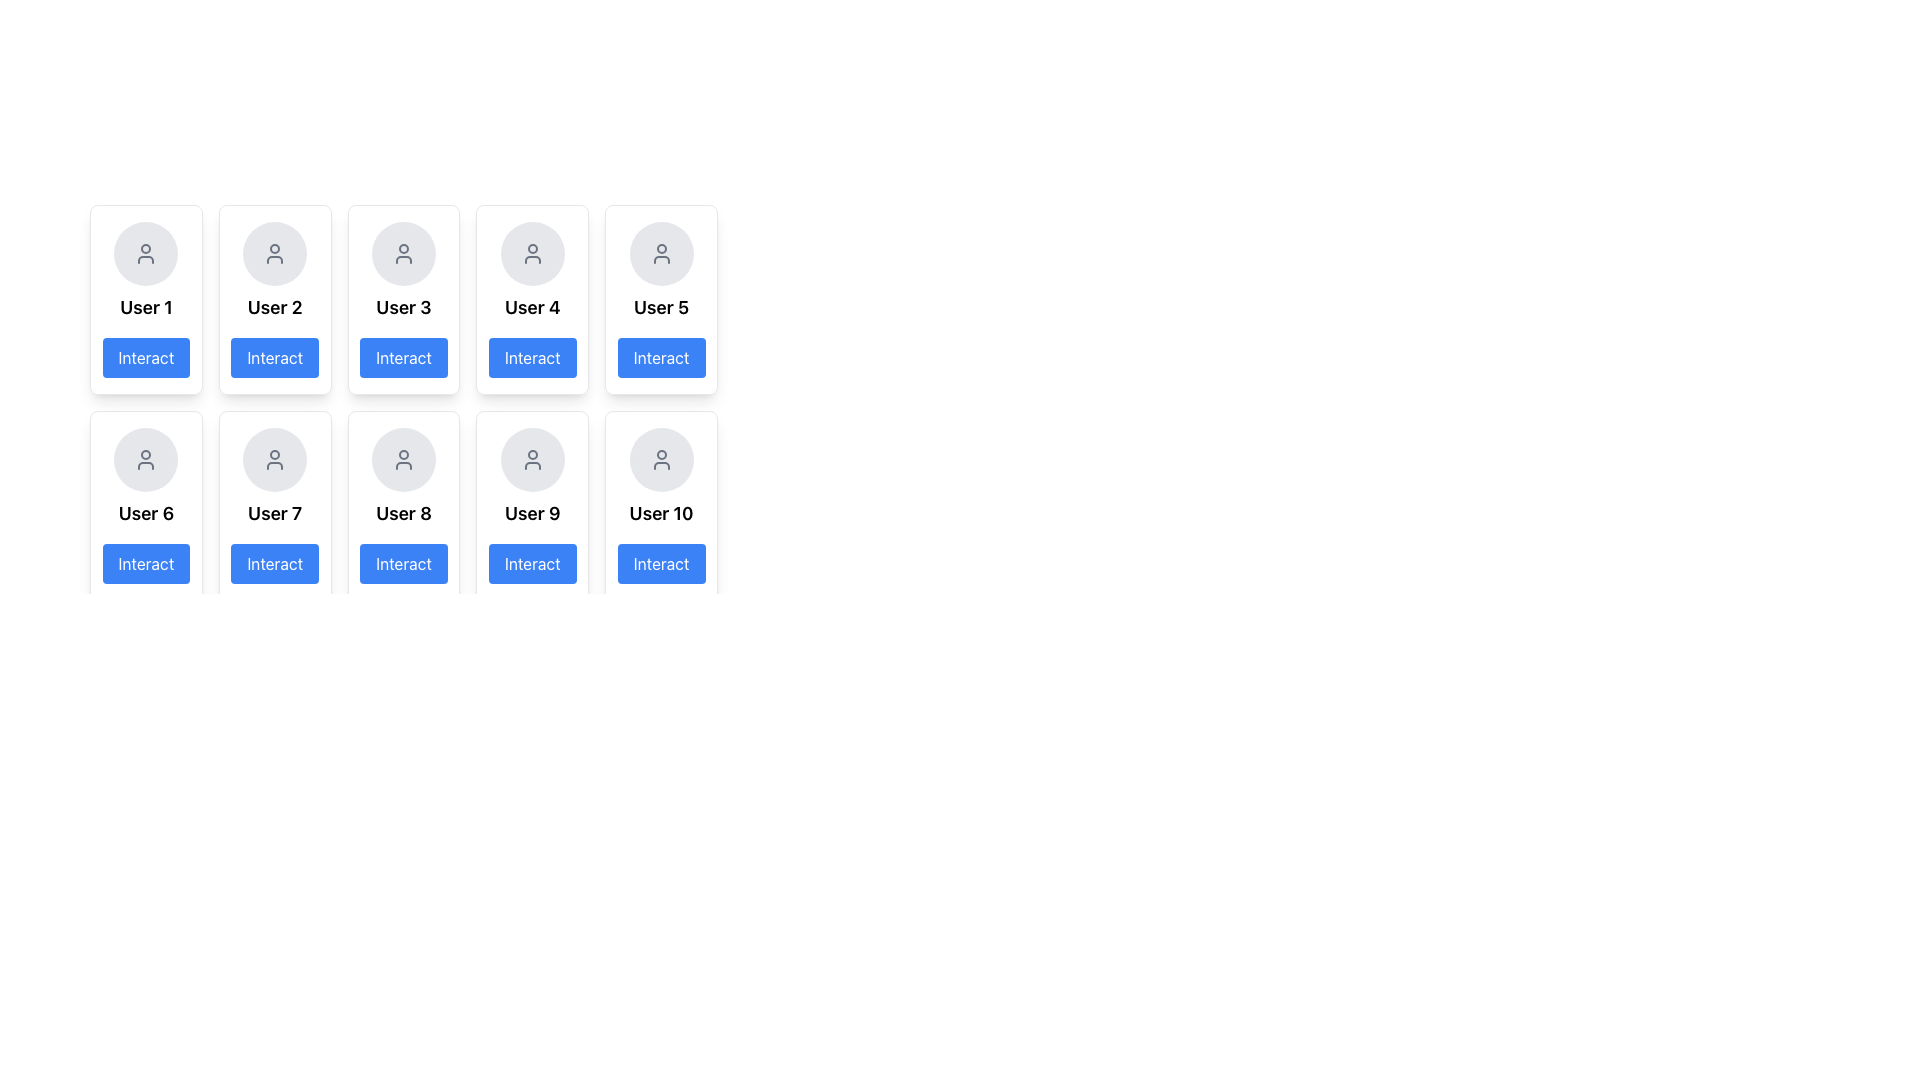  What do you see at coordinates (532, 459) in the screenshot?
I see `the user profile icon representing 'User 9' in the user card grid layout` at bounding box center [532, 459].